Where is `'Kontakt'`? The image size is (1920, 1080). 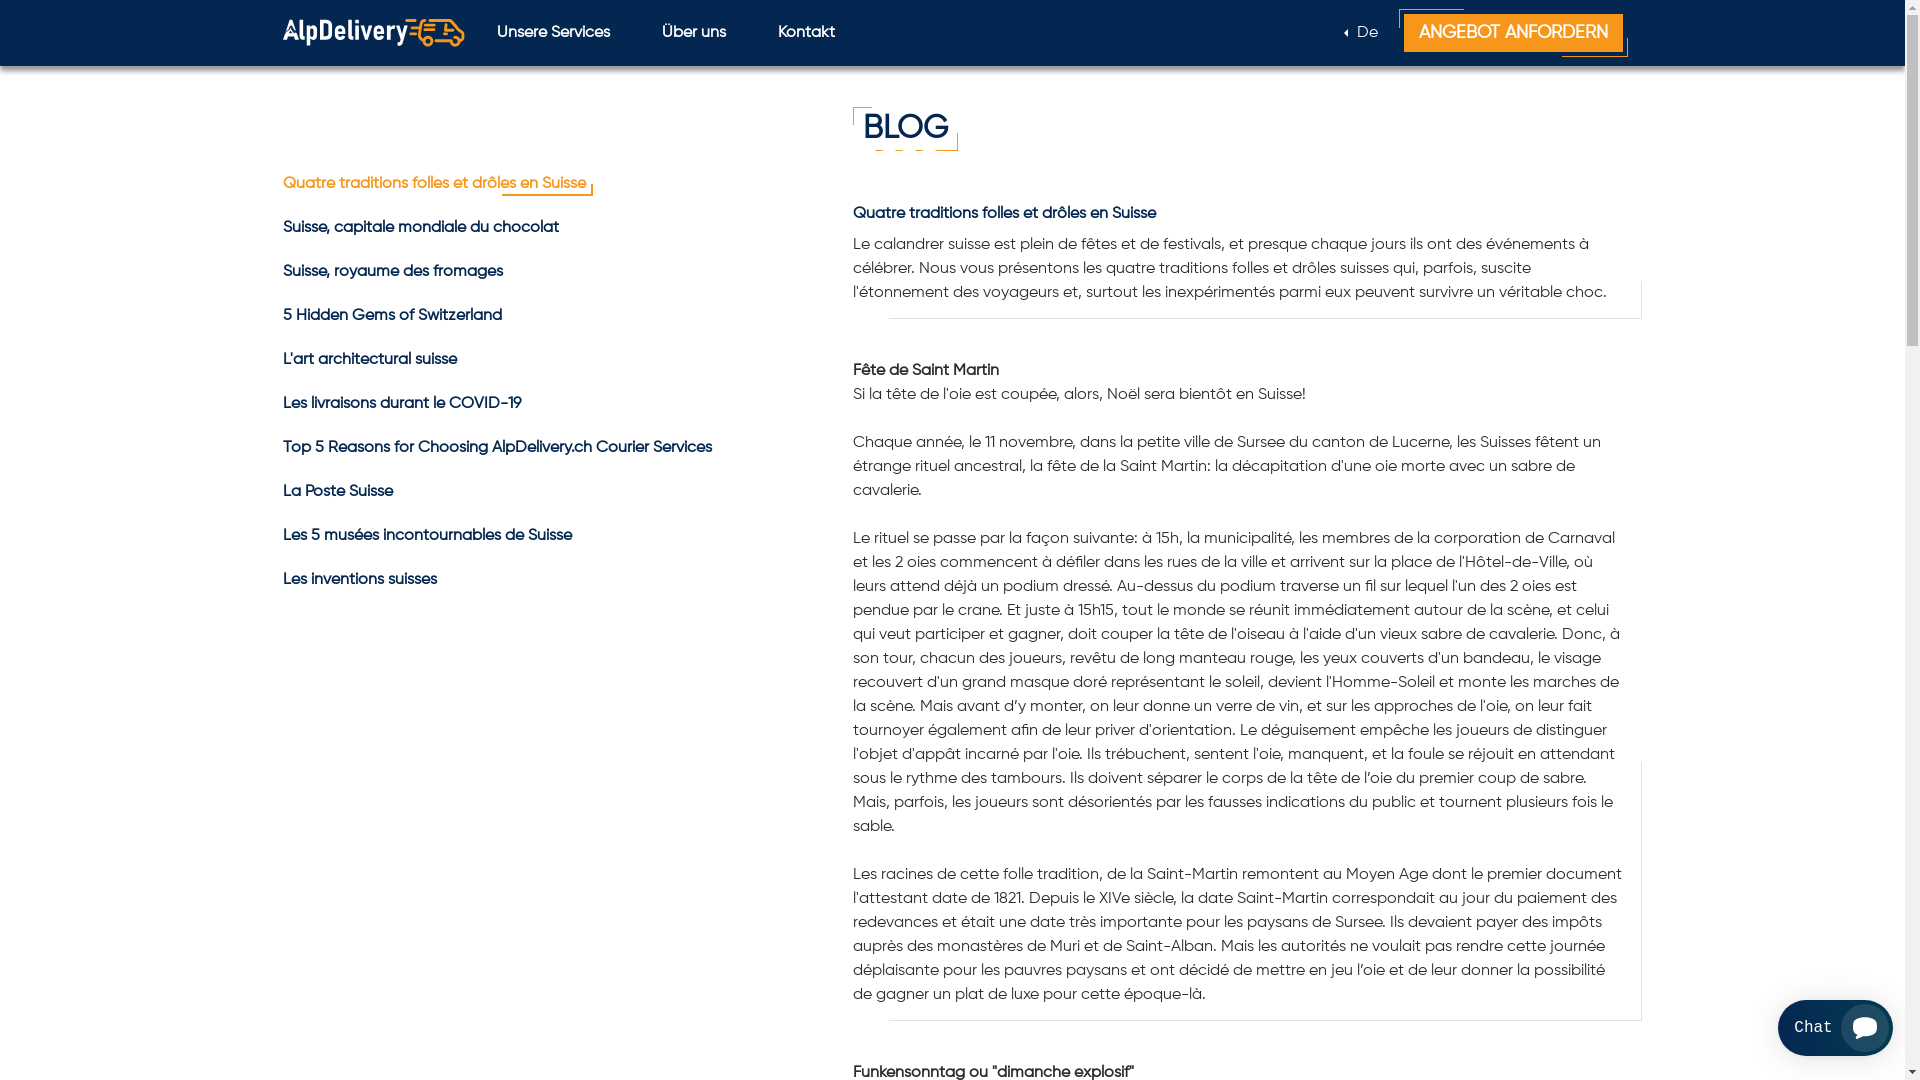
'Kontakt' is located at coordinates (761, 33).